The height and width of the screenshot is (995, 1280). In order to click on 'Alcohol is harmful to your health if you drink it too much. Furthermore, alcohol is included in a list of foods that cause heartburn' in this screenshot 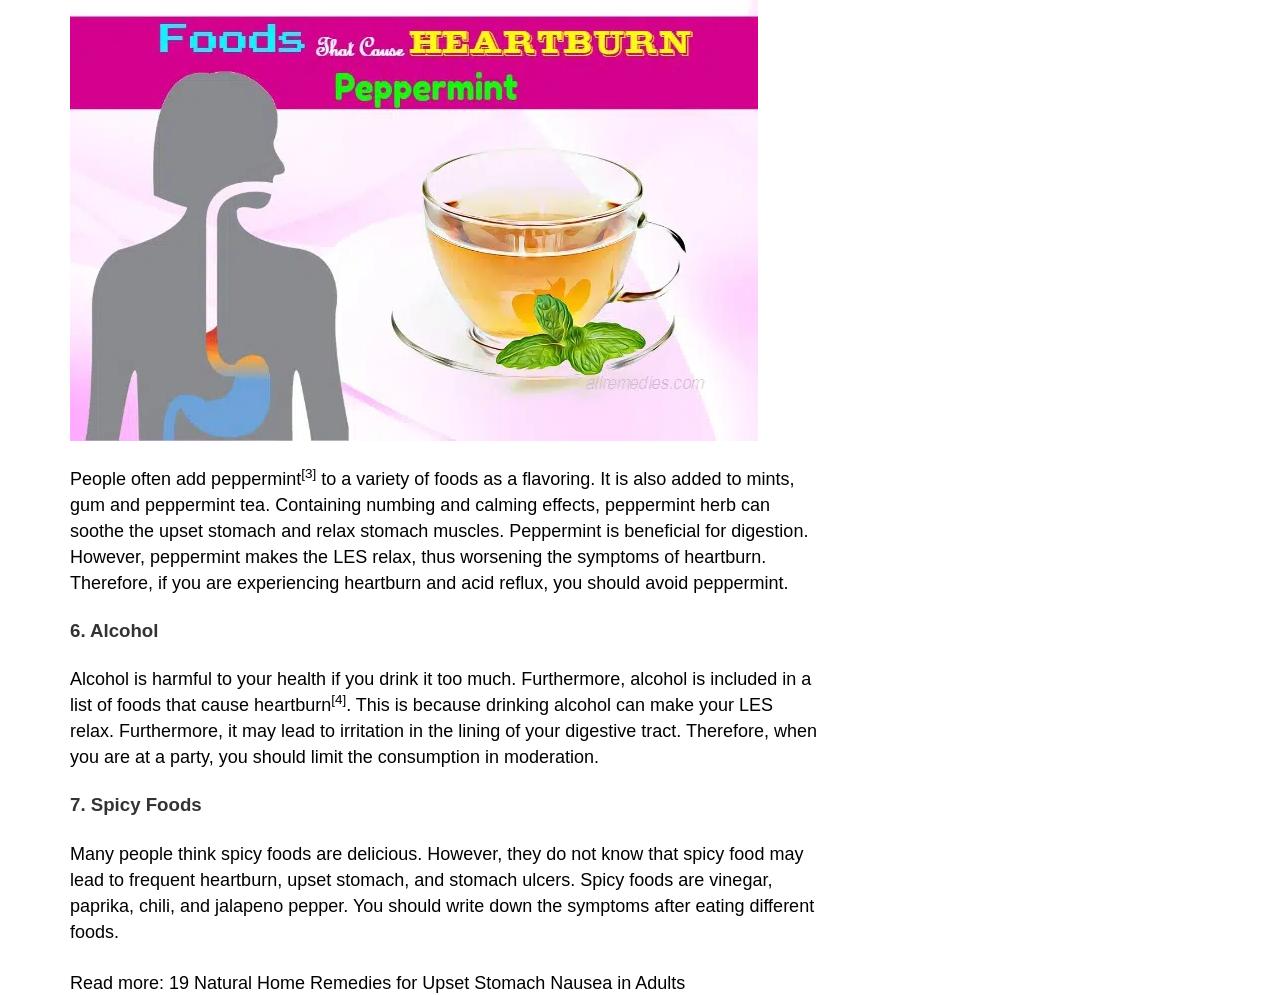, I will do `click(439, 692)`.